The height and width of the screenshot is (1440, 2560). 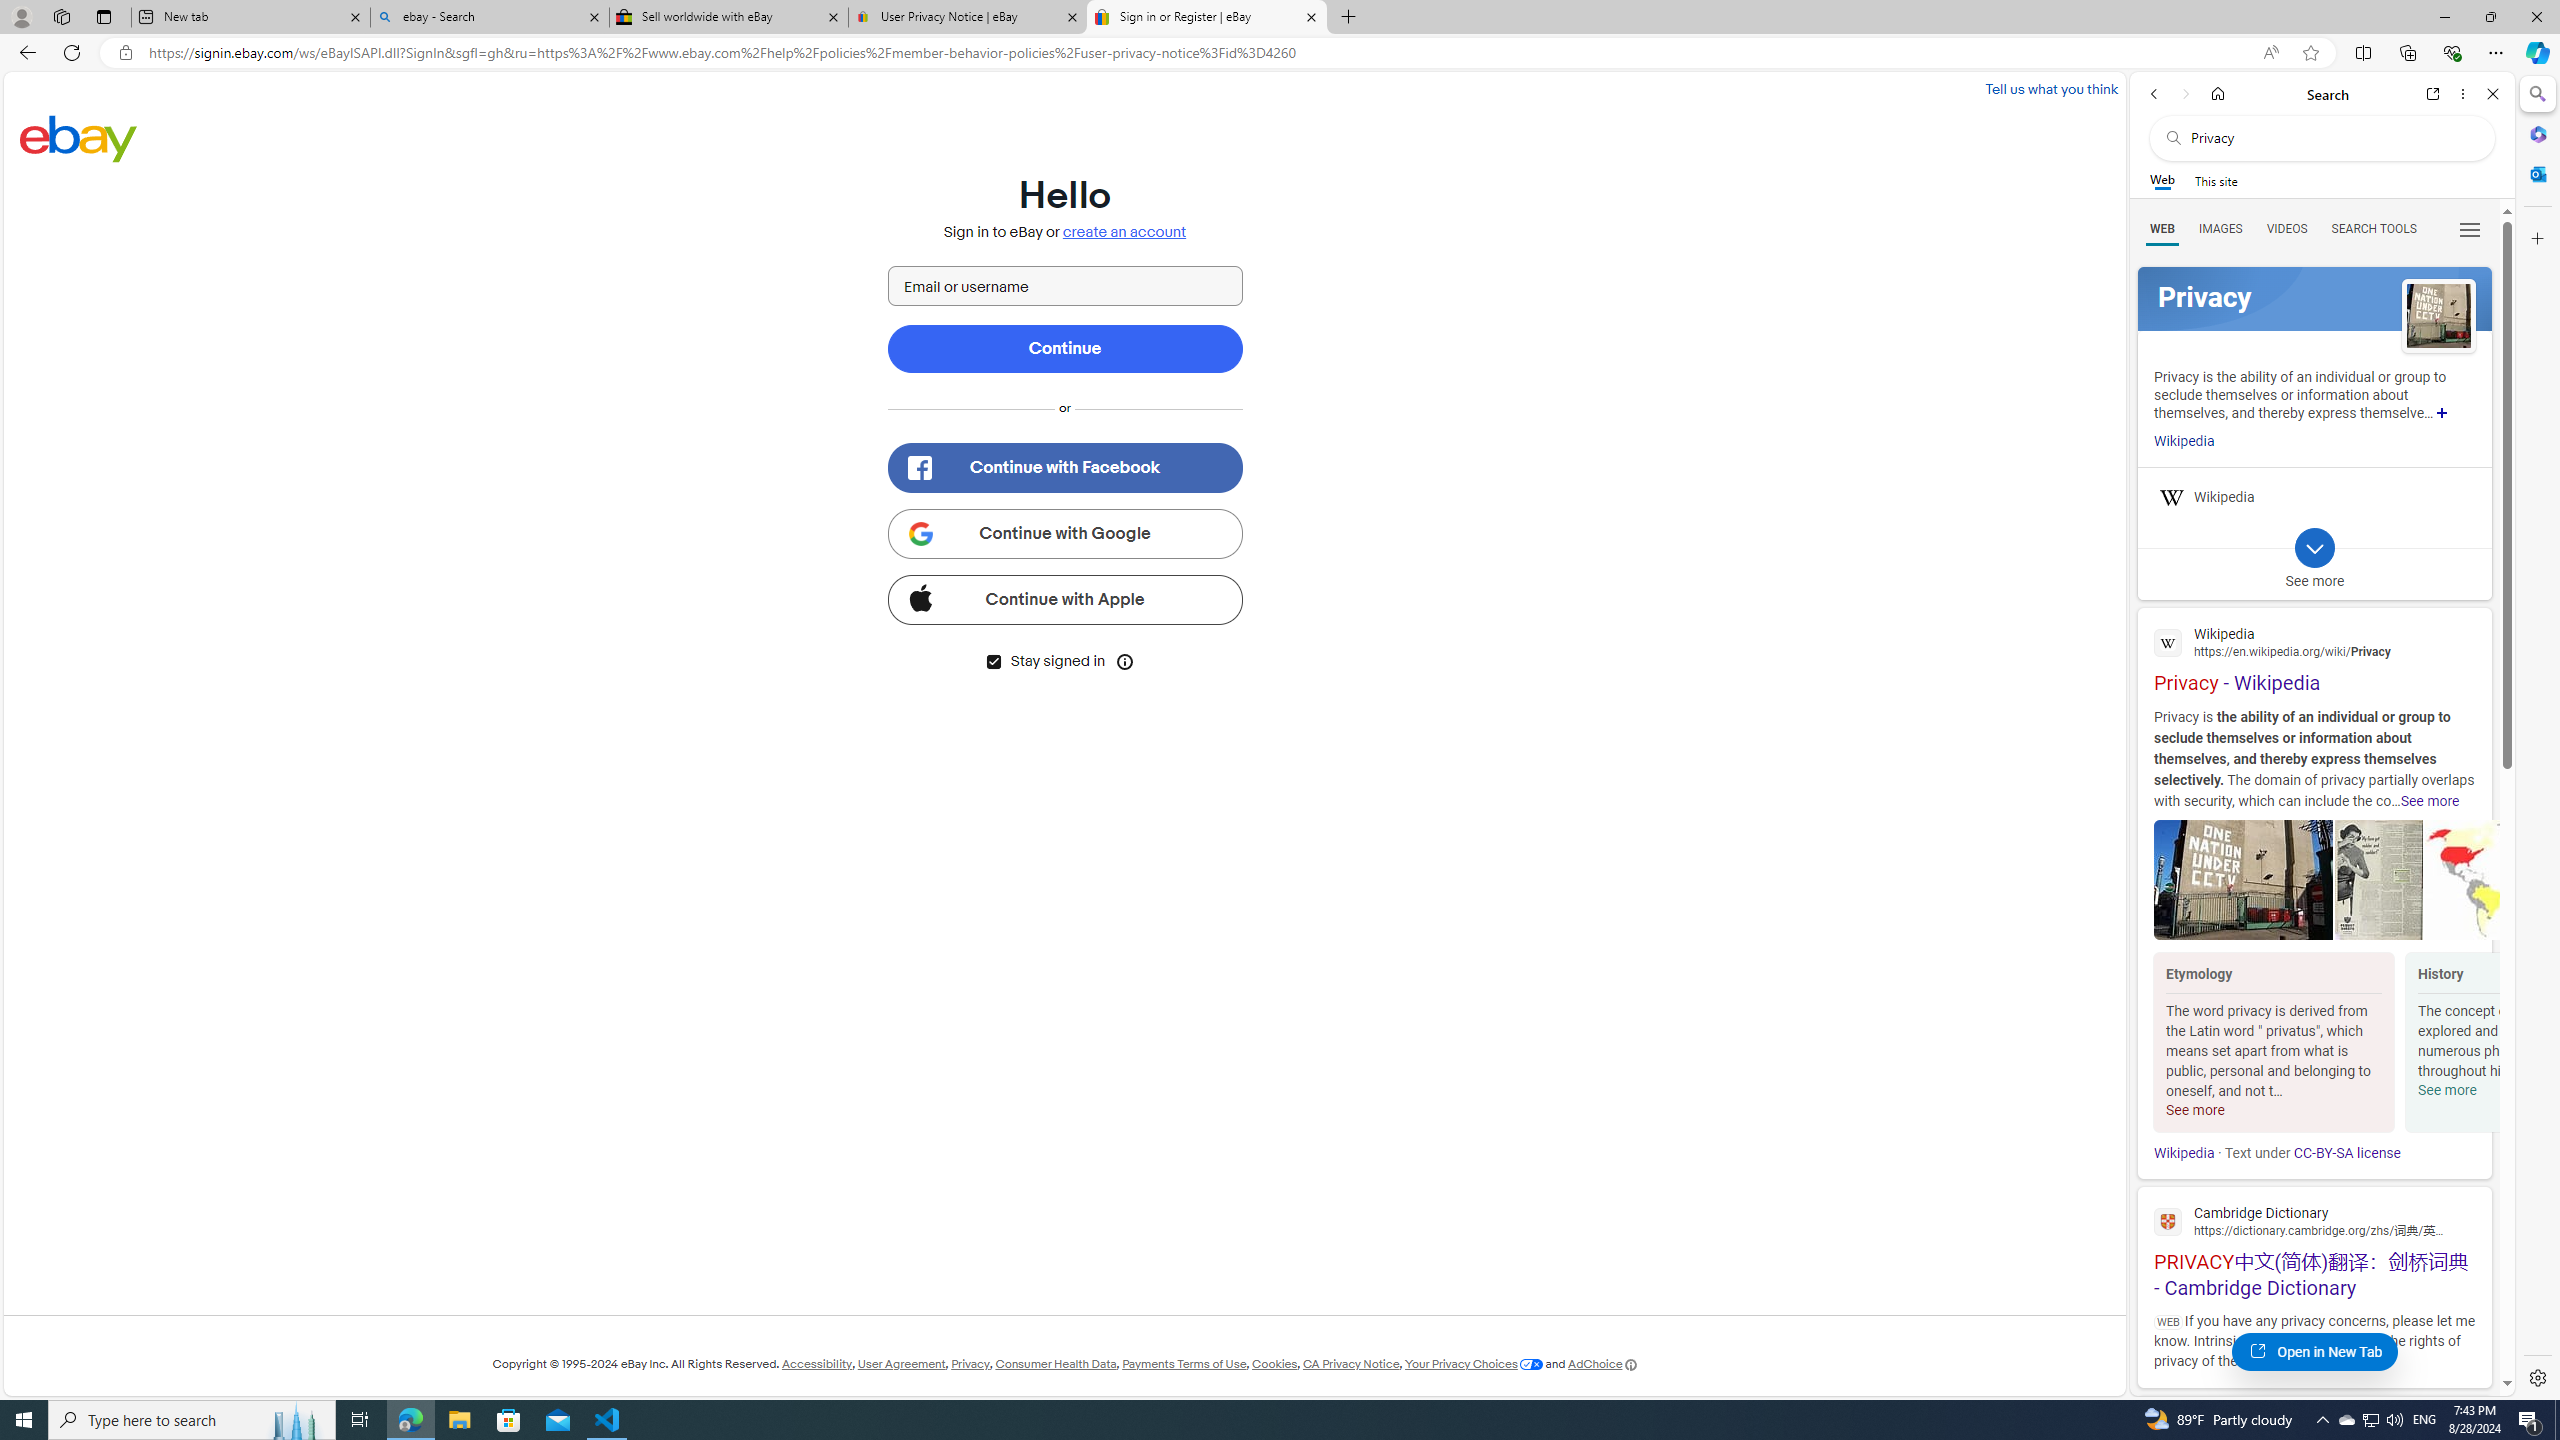 I want to click on 'create an account', so click(x=1125, y=231).